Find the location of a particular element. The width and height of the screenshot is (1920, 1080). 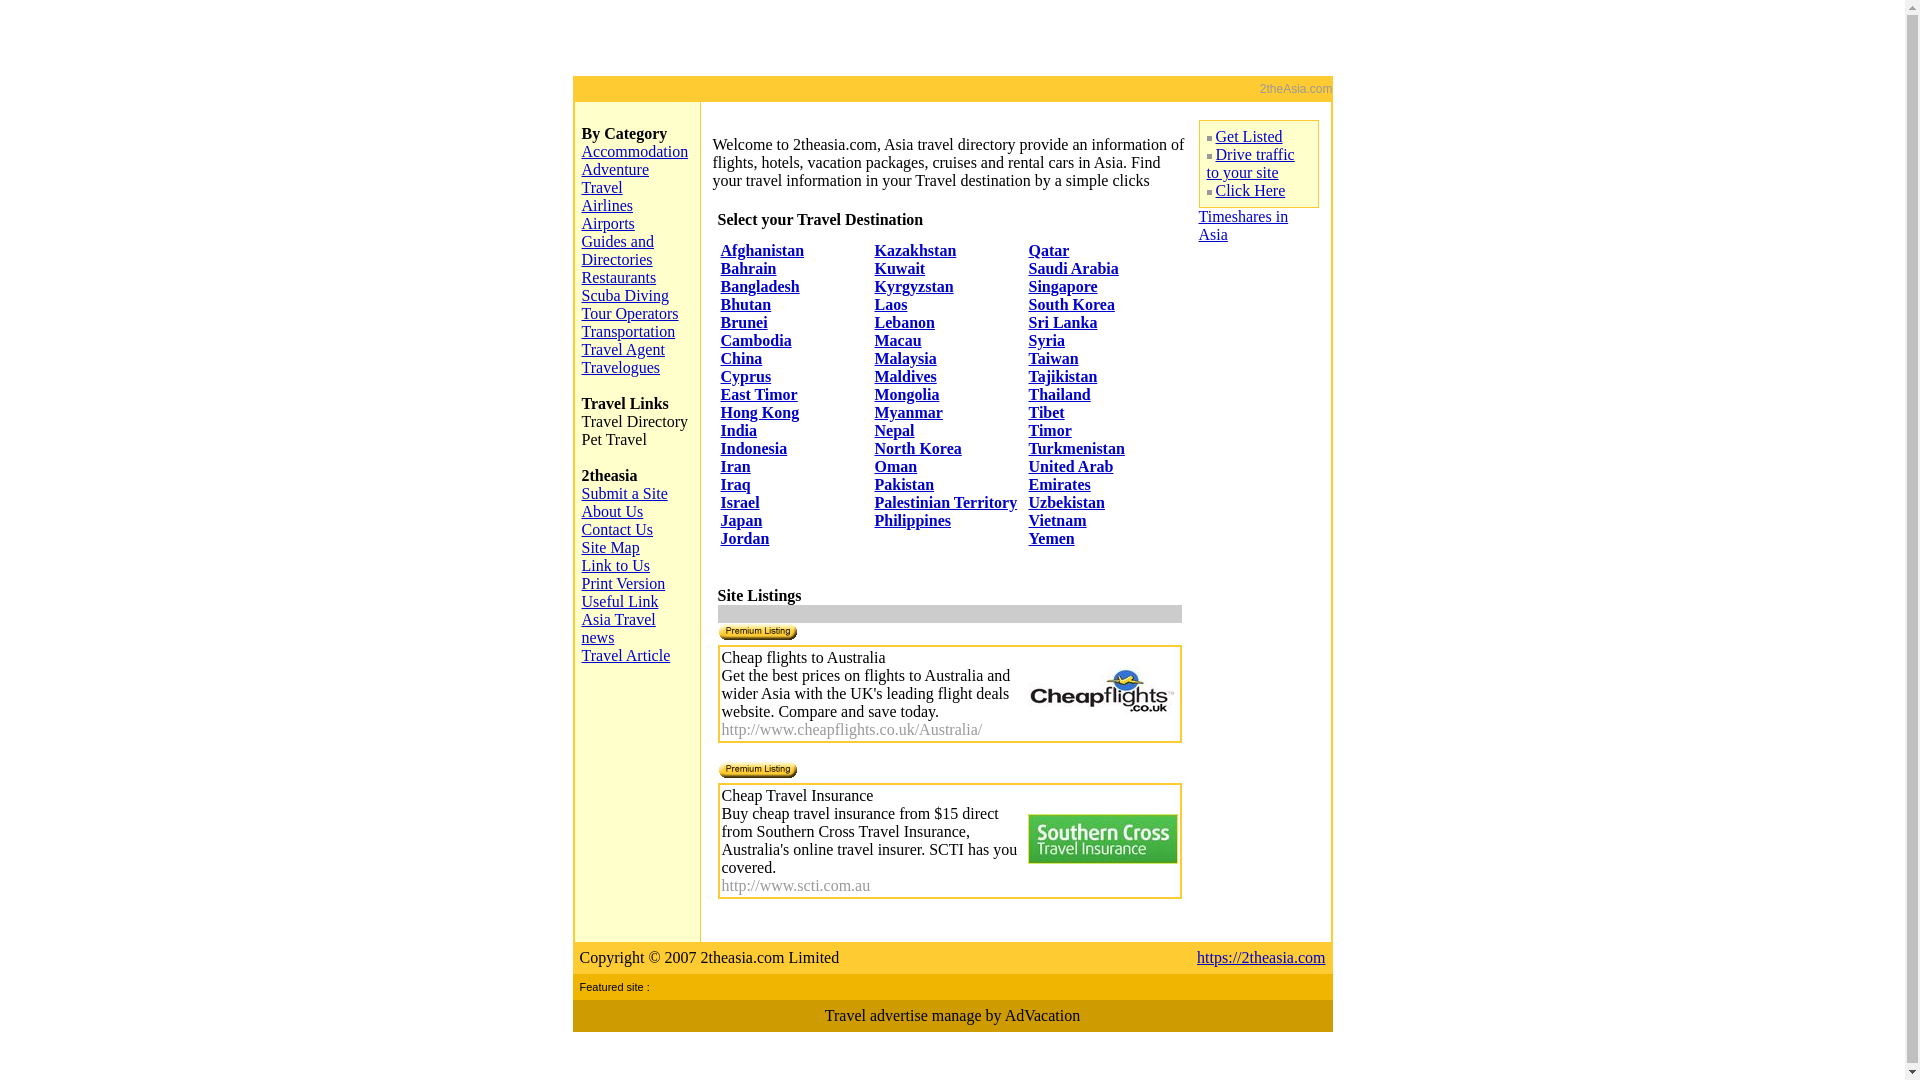

'Airlines' is located at coordinates (607, 205).